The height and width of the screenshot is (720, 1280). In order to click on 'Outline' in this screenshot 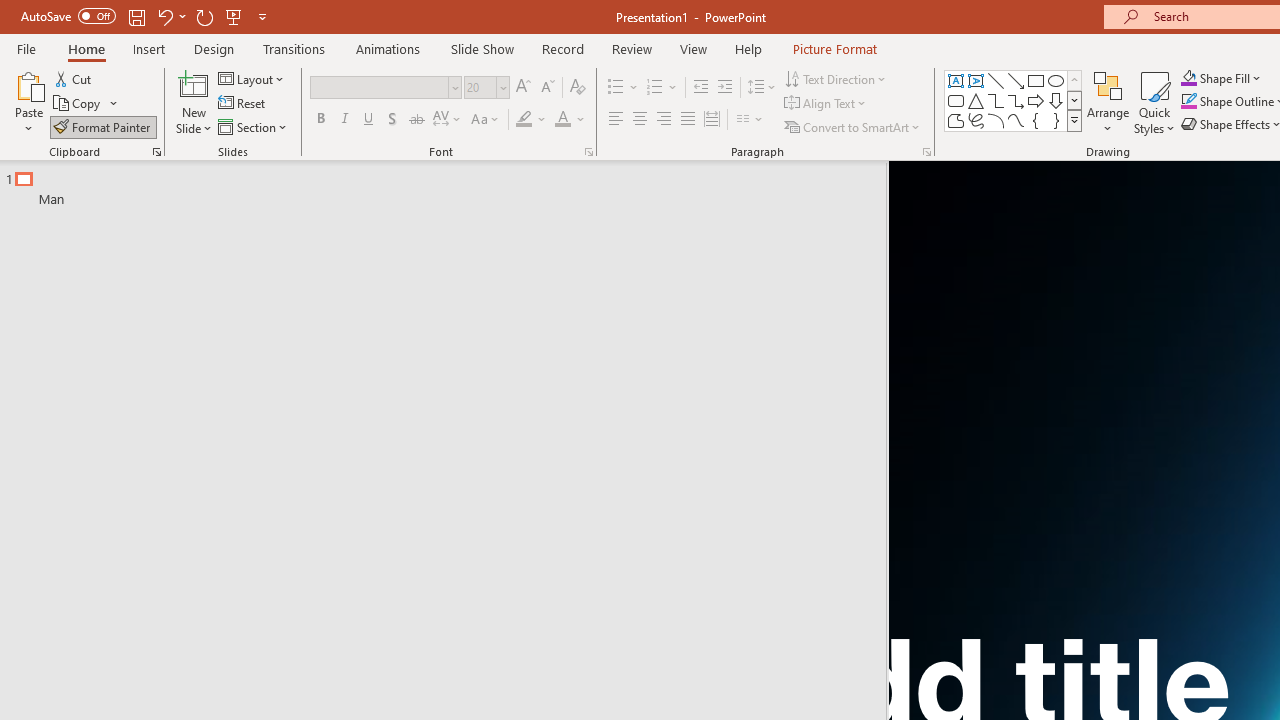, I will do `click(451, 184)`.